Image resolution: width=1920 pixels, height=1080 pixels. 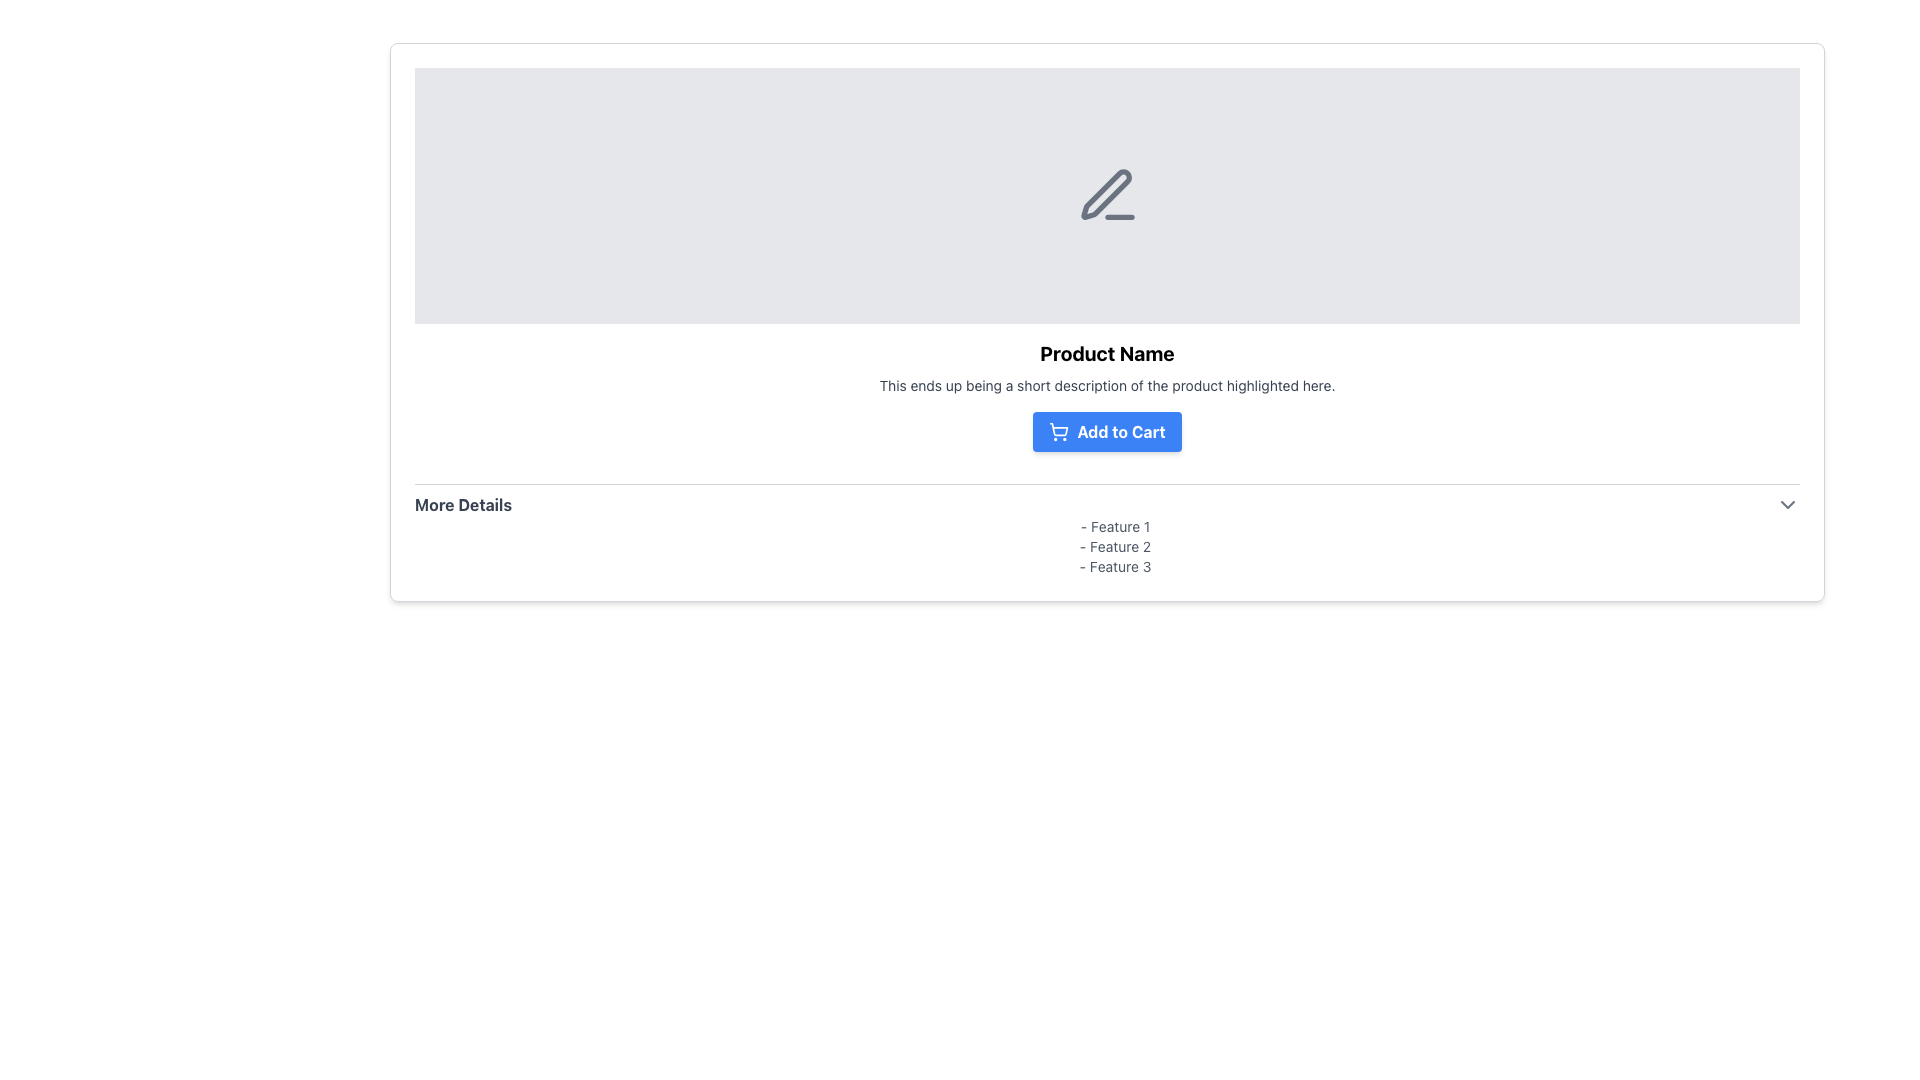 What do you see at coordinates (1106, 353) in the screenshot?
I see `the title Text Label that serves as the name label for the surrounding product information, positioned above the descriptive text and the 'Add to Cart' button` at bounding box center [1106, 353].